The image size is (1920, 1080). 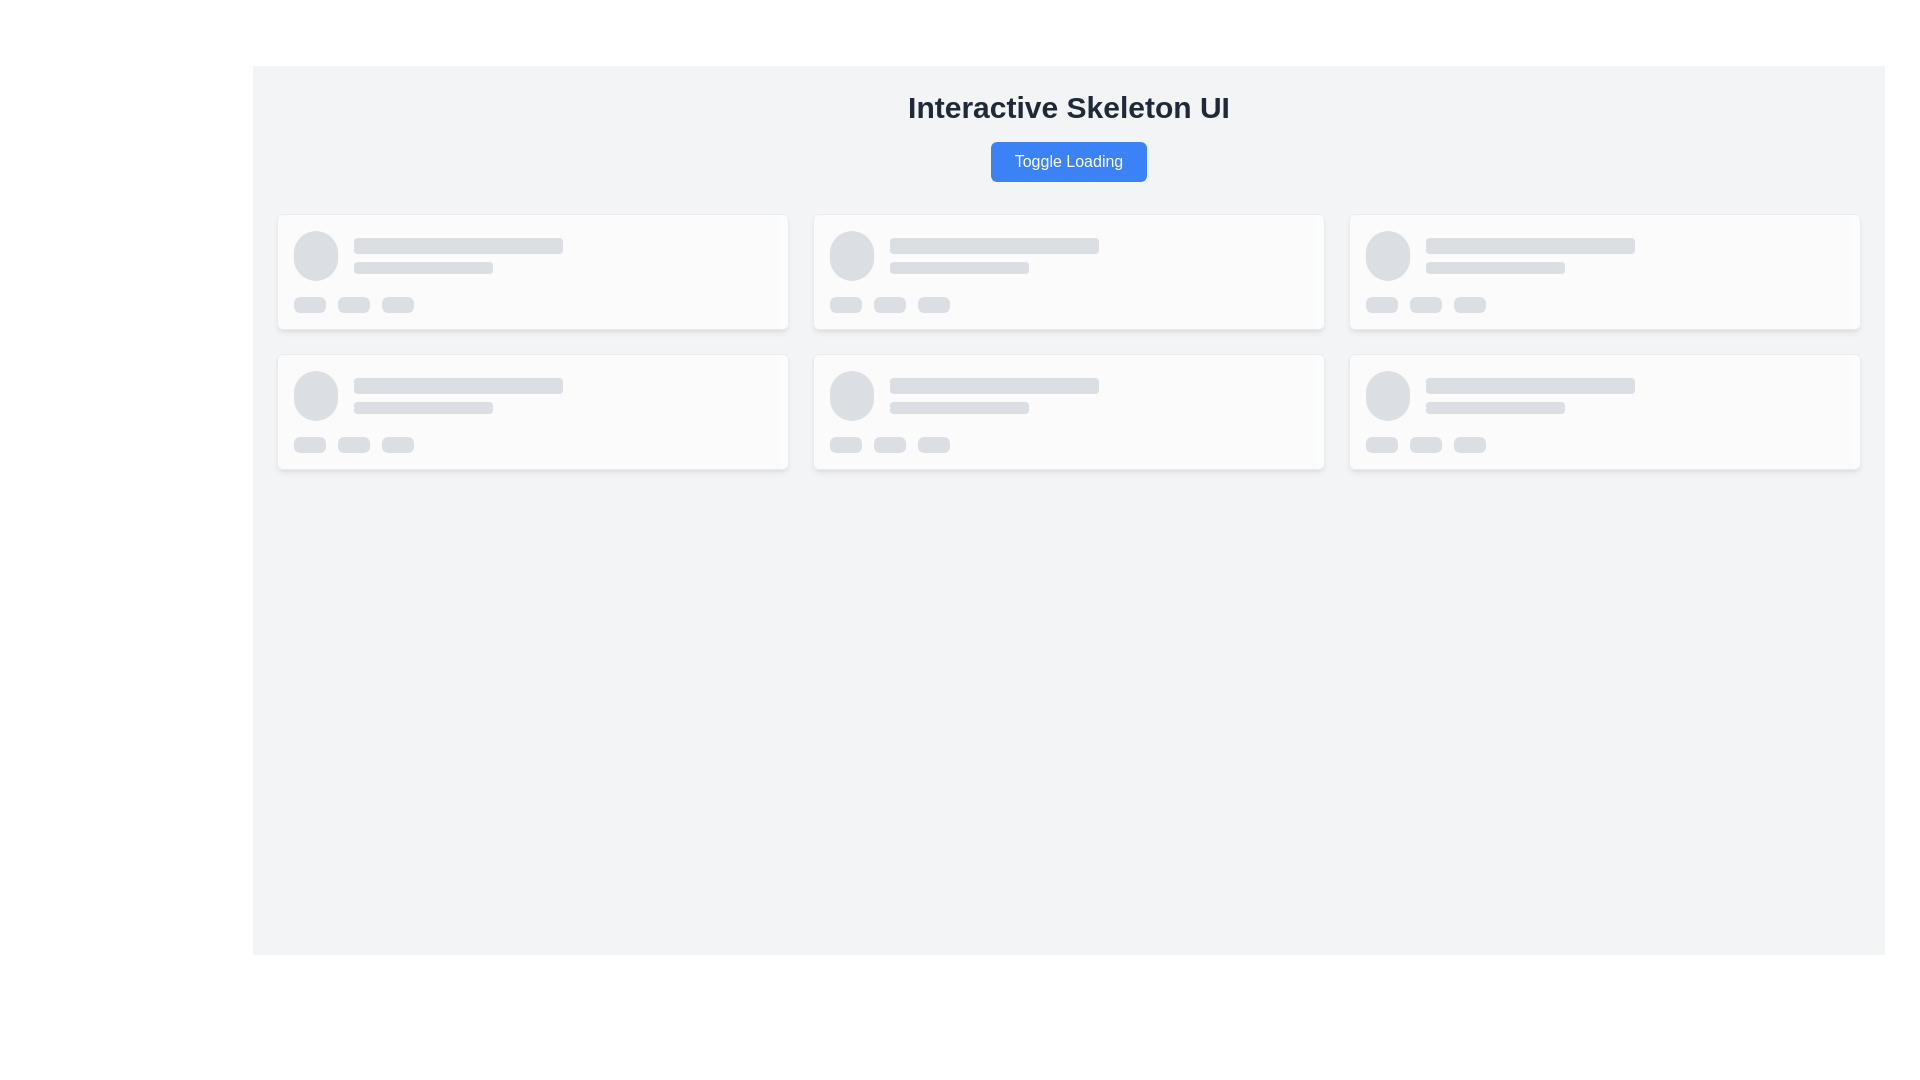 I want to click on the third disabled button in the horizontal row, which is a small gray button with rounded corners, located at the lower-right of a white card, so click(x=933, y=304).